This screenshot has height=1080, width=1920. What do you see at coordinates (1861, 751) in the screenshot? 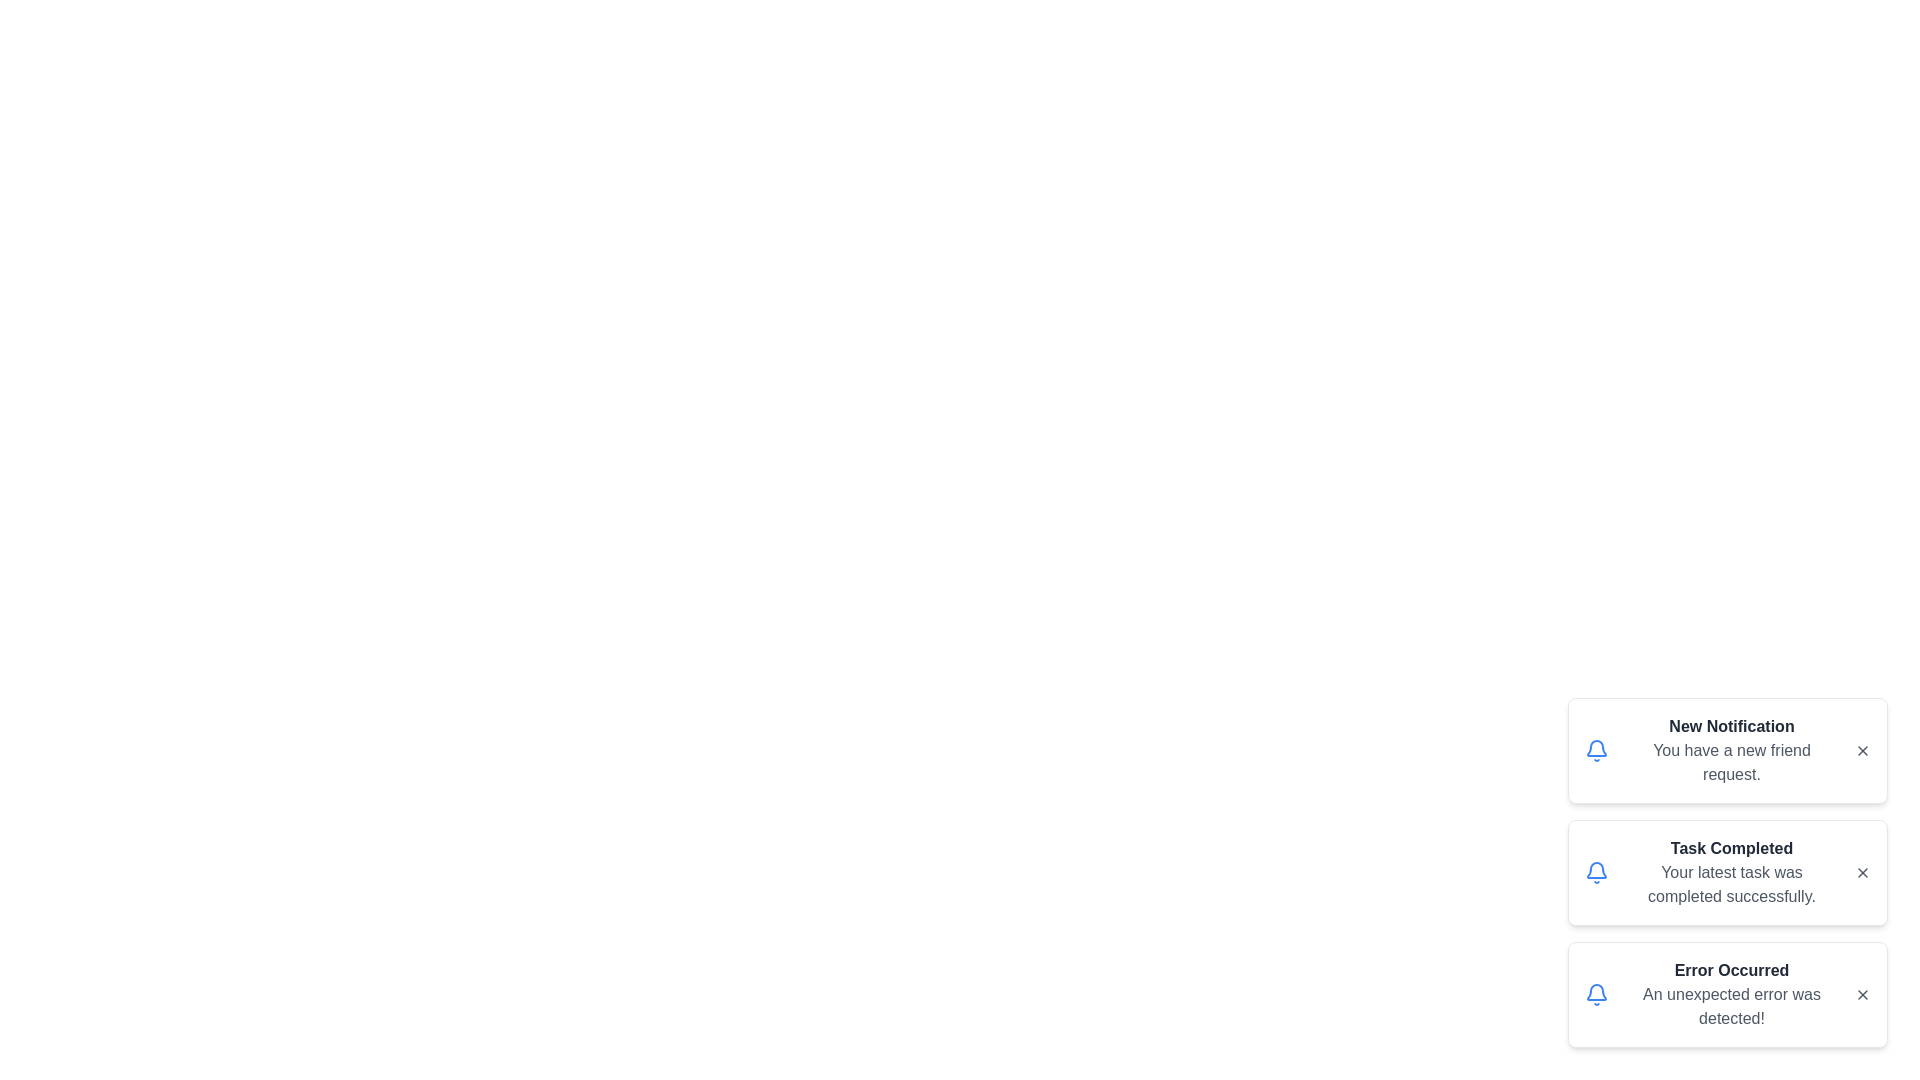
I see `close button of the notification titled 'New Notification'` at bounding box center [1861, 751].